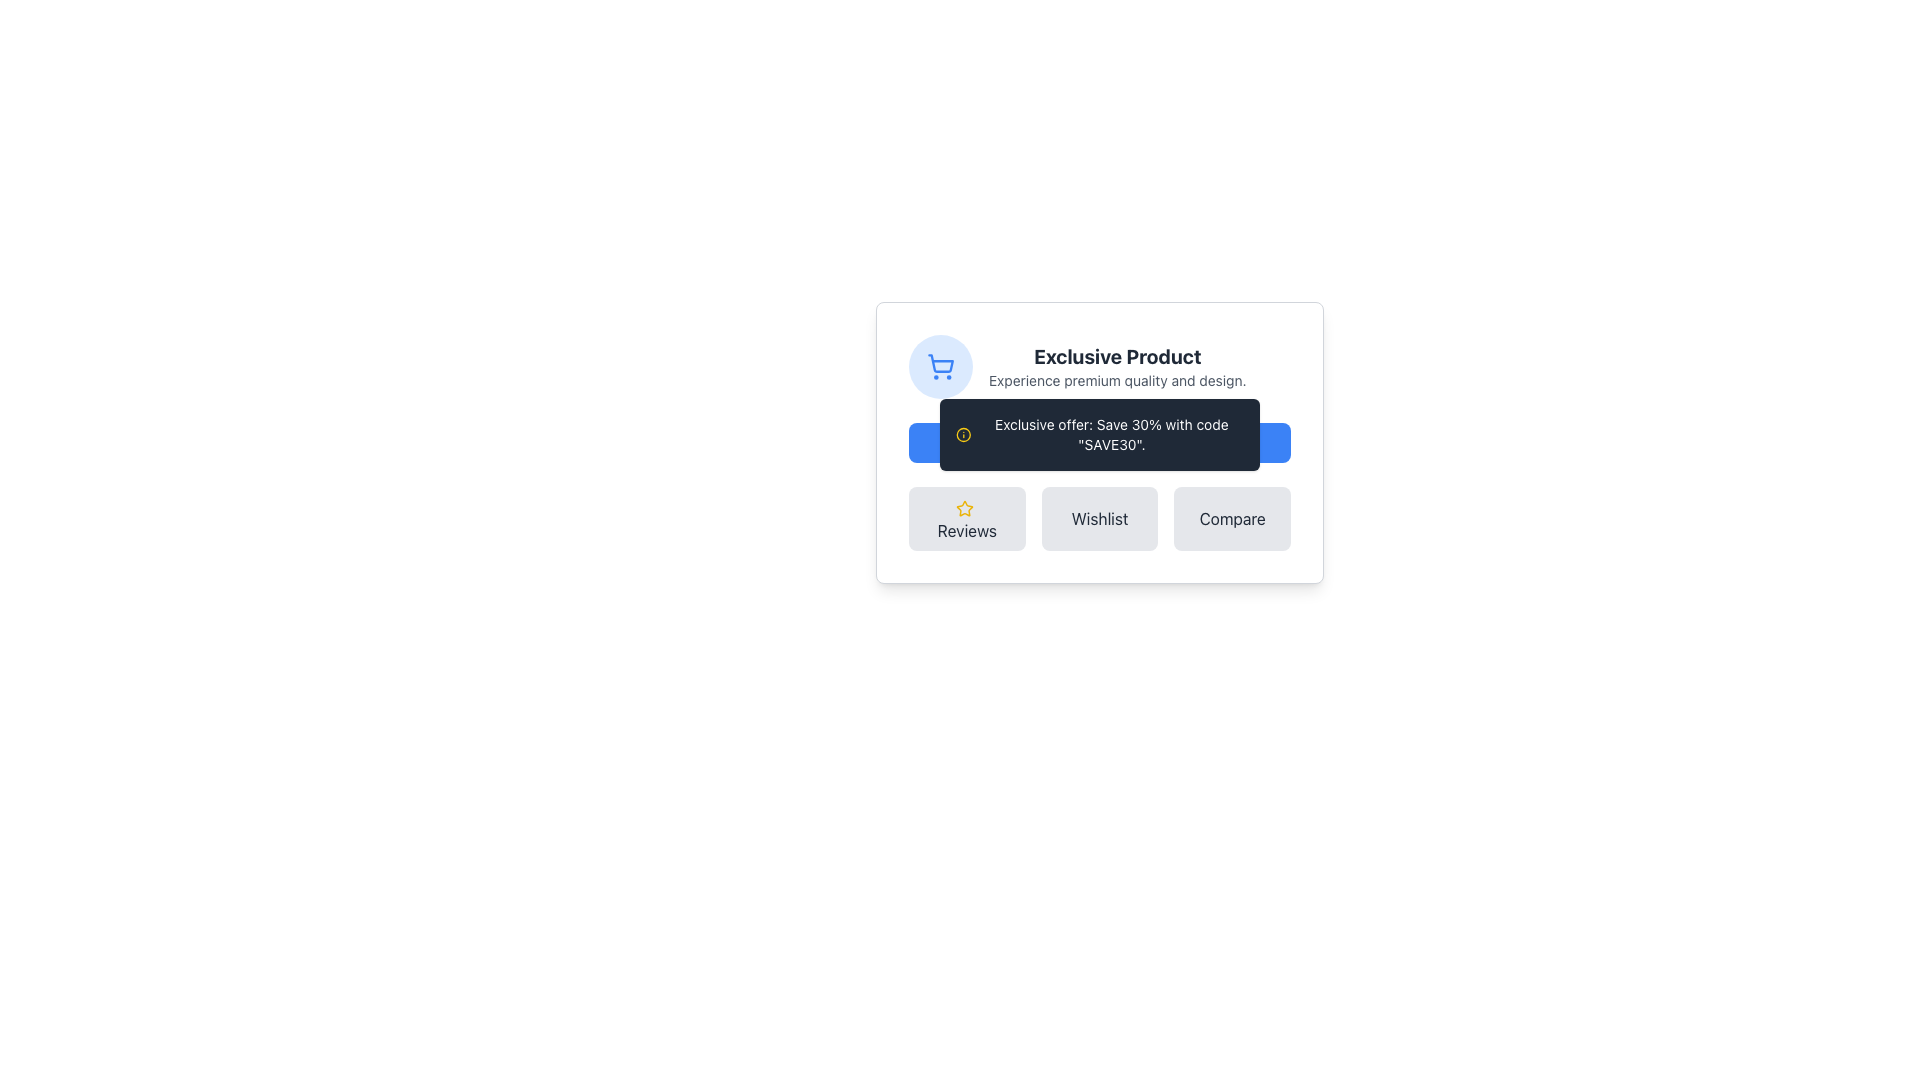 The height and width of the screenshot is (1080, 1920). Describe the element at coordinates (966, 518) in the screenshot. I see `the first button in the horizontal series that navigates to the product reviews section` at that location.